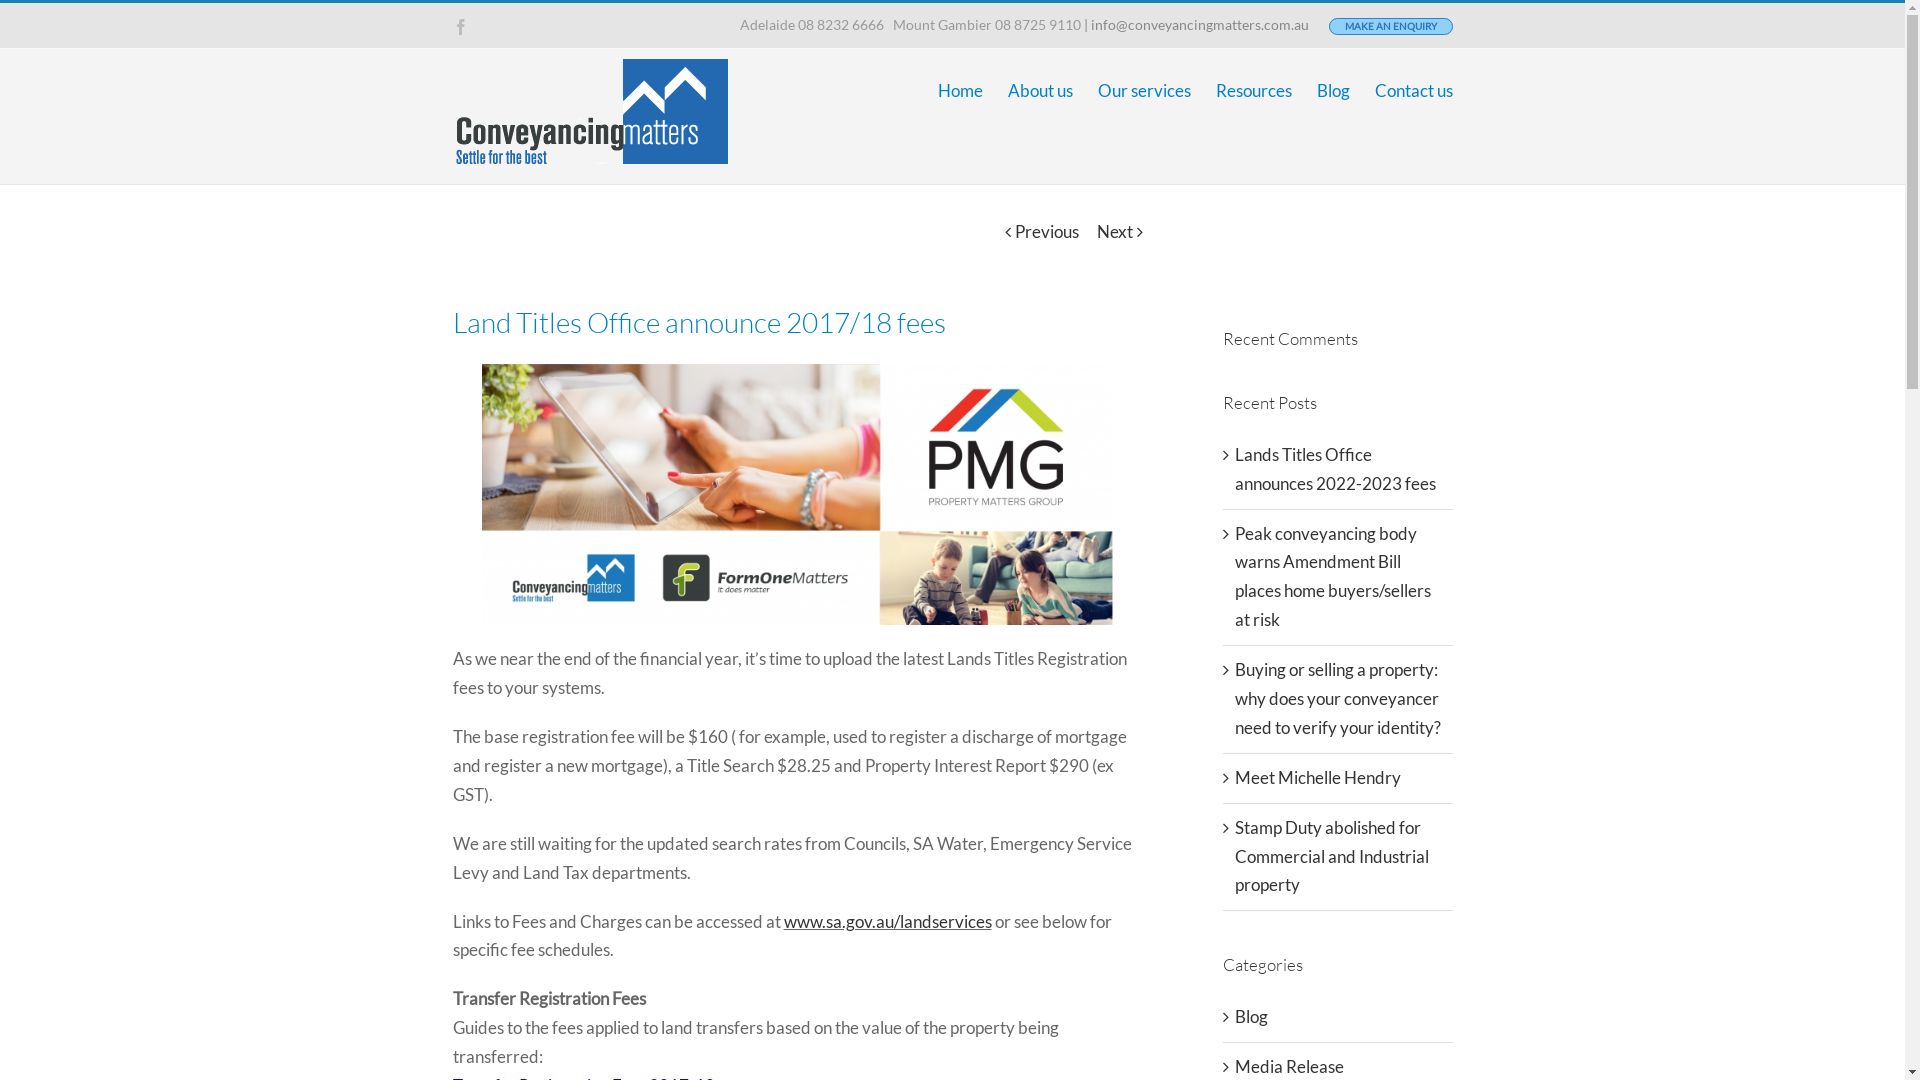 Image resolution: width=1920 pixels, height=1080 pixels. I want to click on 'Lands Titles Office announces 2022-2023 fees', so click(1334, 469).